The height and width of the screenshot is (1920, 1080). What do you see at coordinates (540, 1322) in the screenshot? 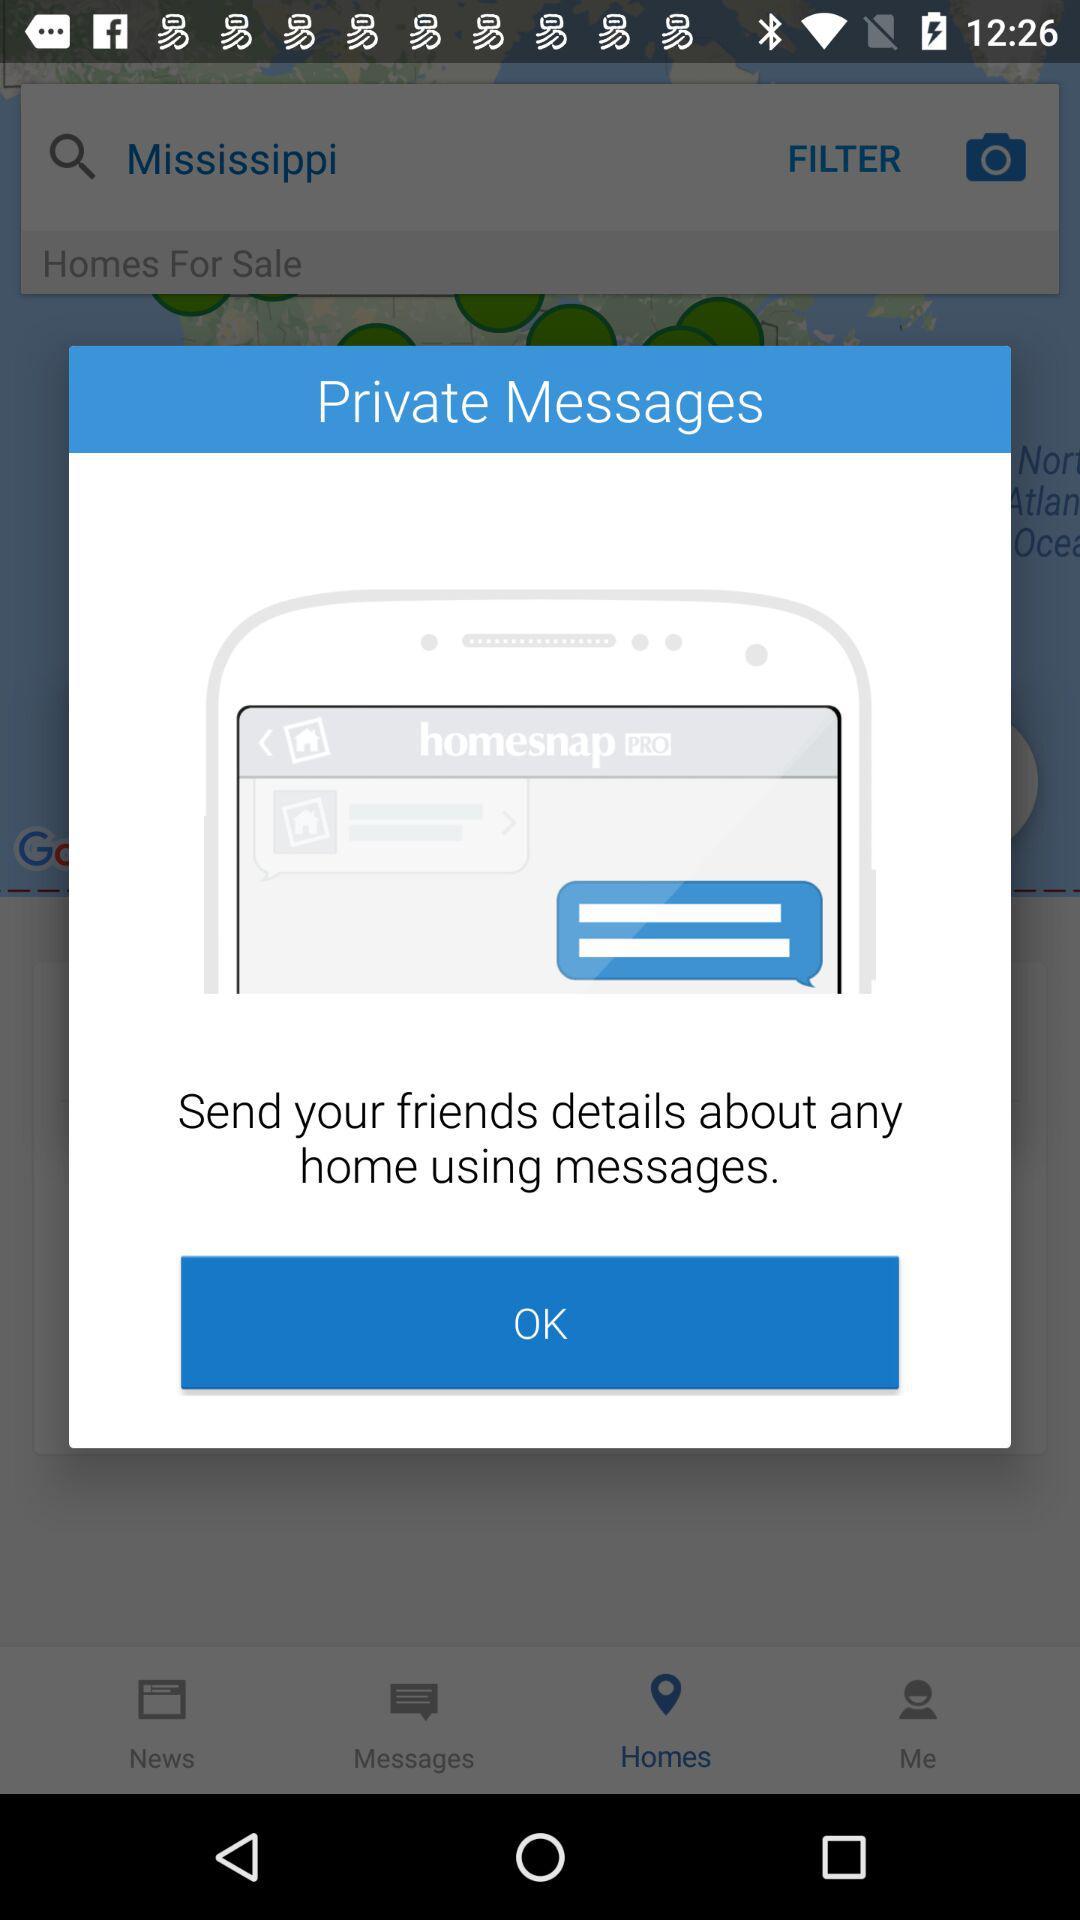
I see `icon below send your friends item` at bounding box center [540, 1322].